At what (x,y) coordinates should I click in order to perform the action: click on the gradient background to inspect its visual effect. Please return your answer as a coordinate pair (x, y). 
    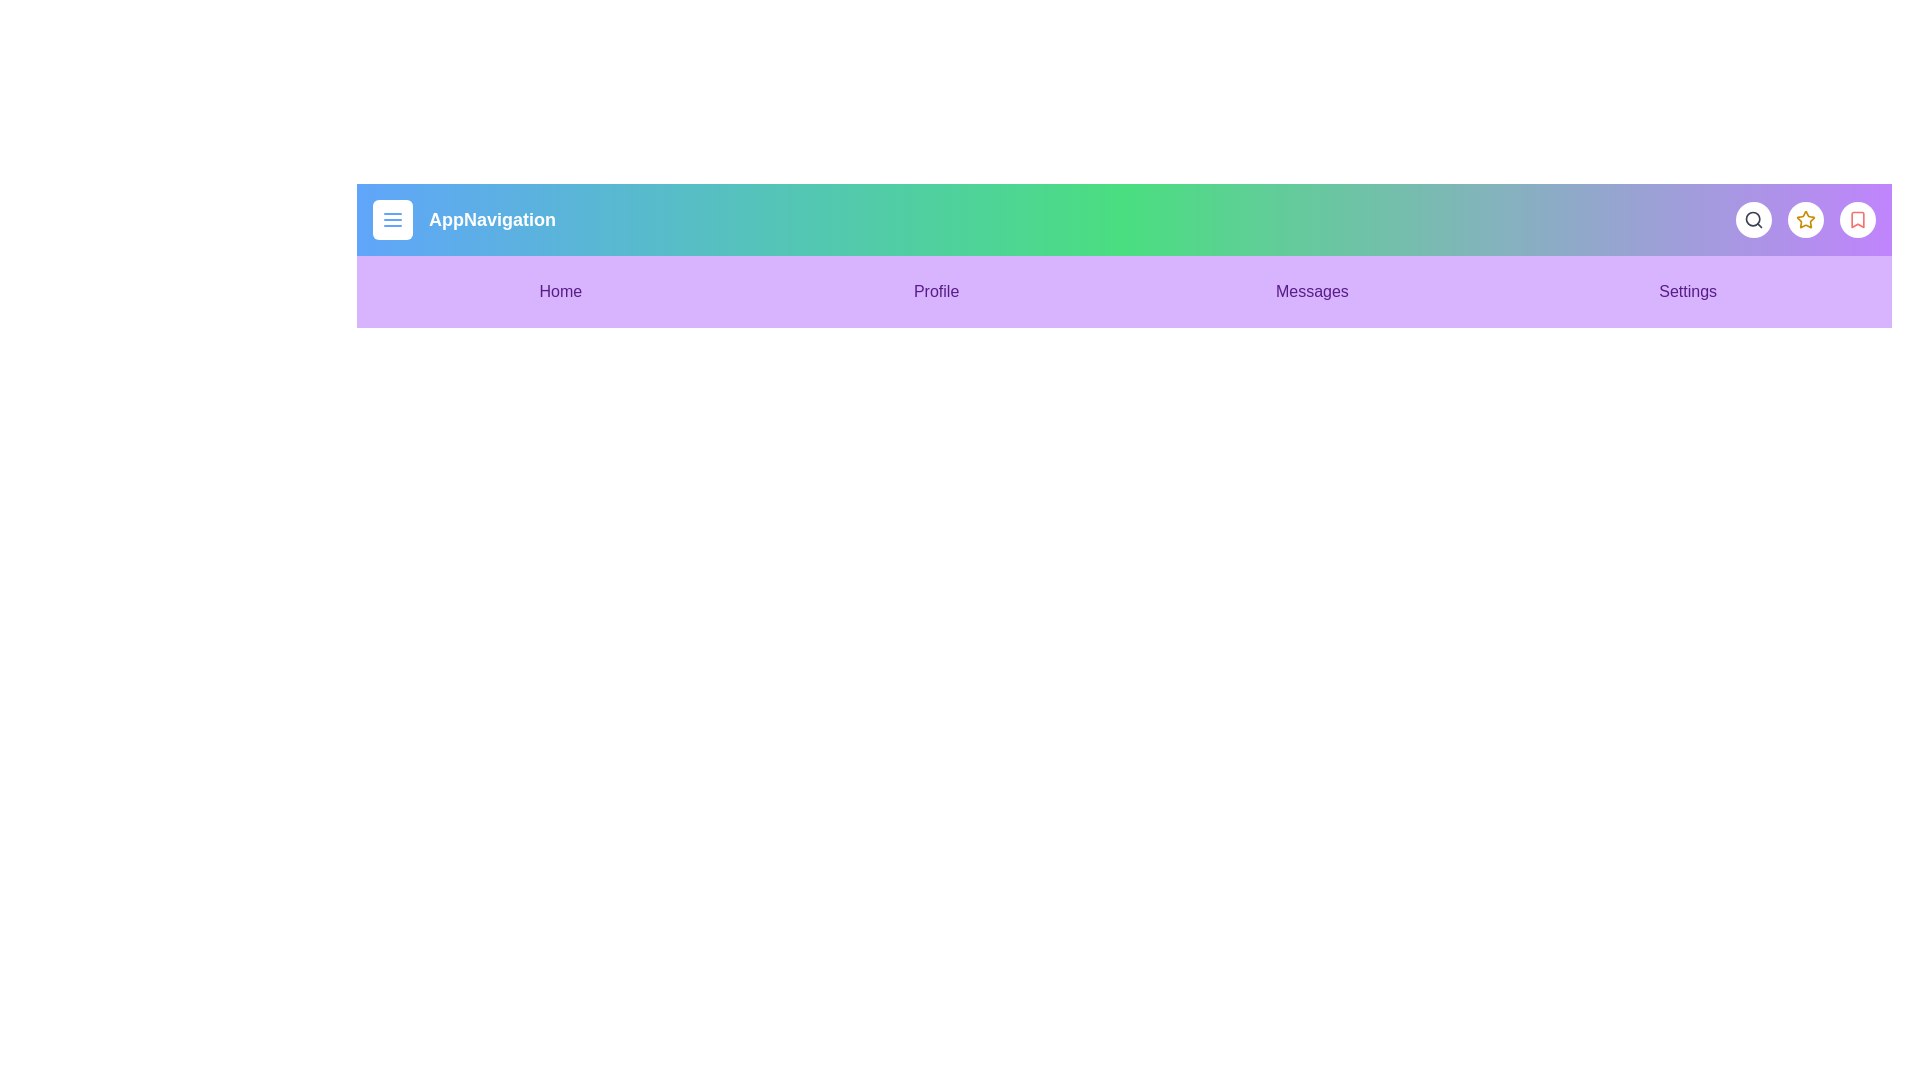
    Looking at the image, I should click on (1124, 254).